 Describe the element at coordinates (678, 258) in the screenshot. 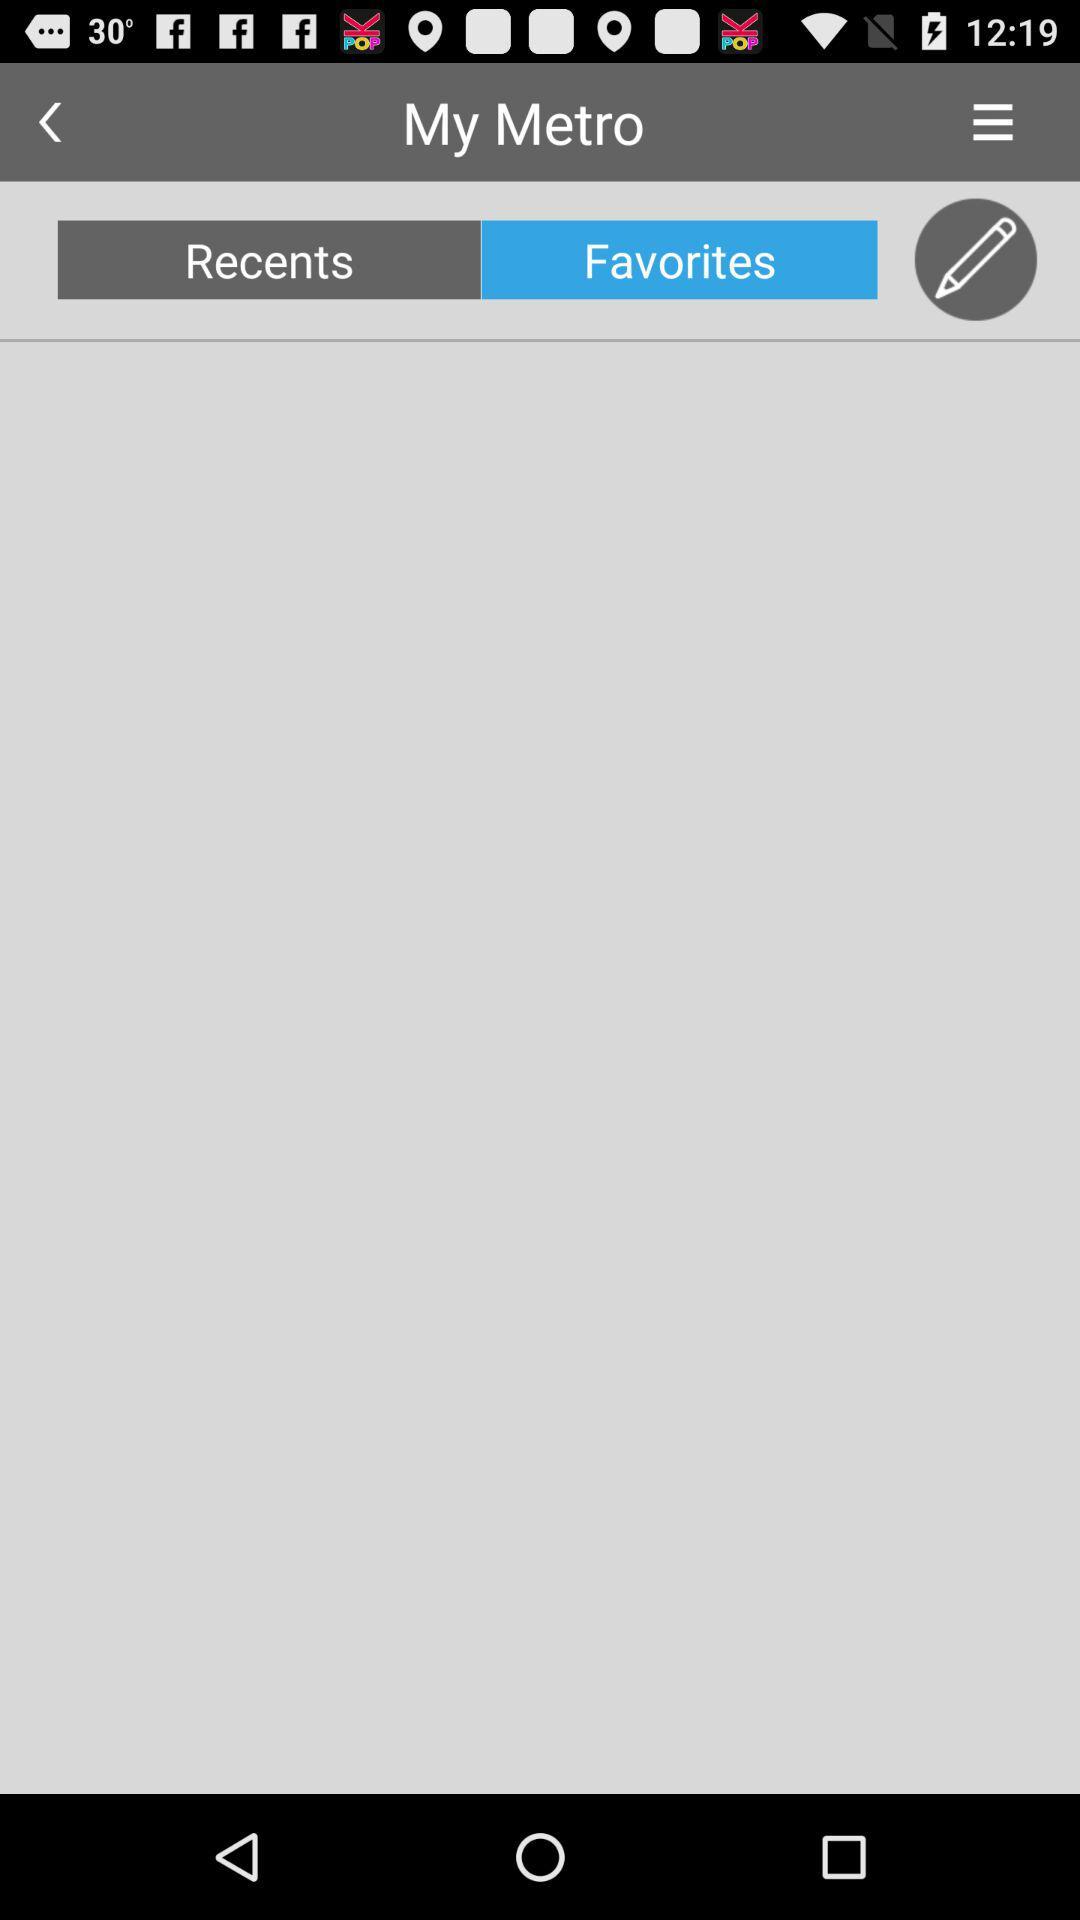

I see `icon below my metro item` at that location.